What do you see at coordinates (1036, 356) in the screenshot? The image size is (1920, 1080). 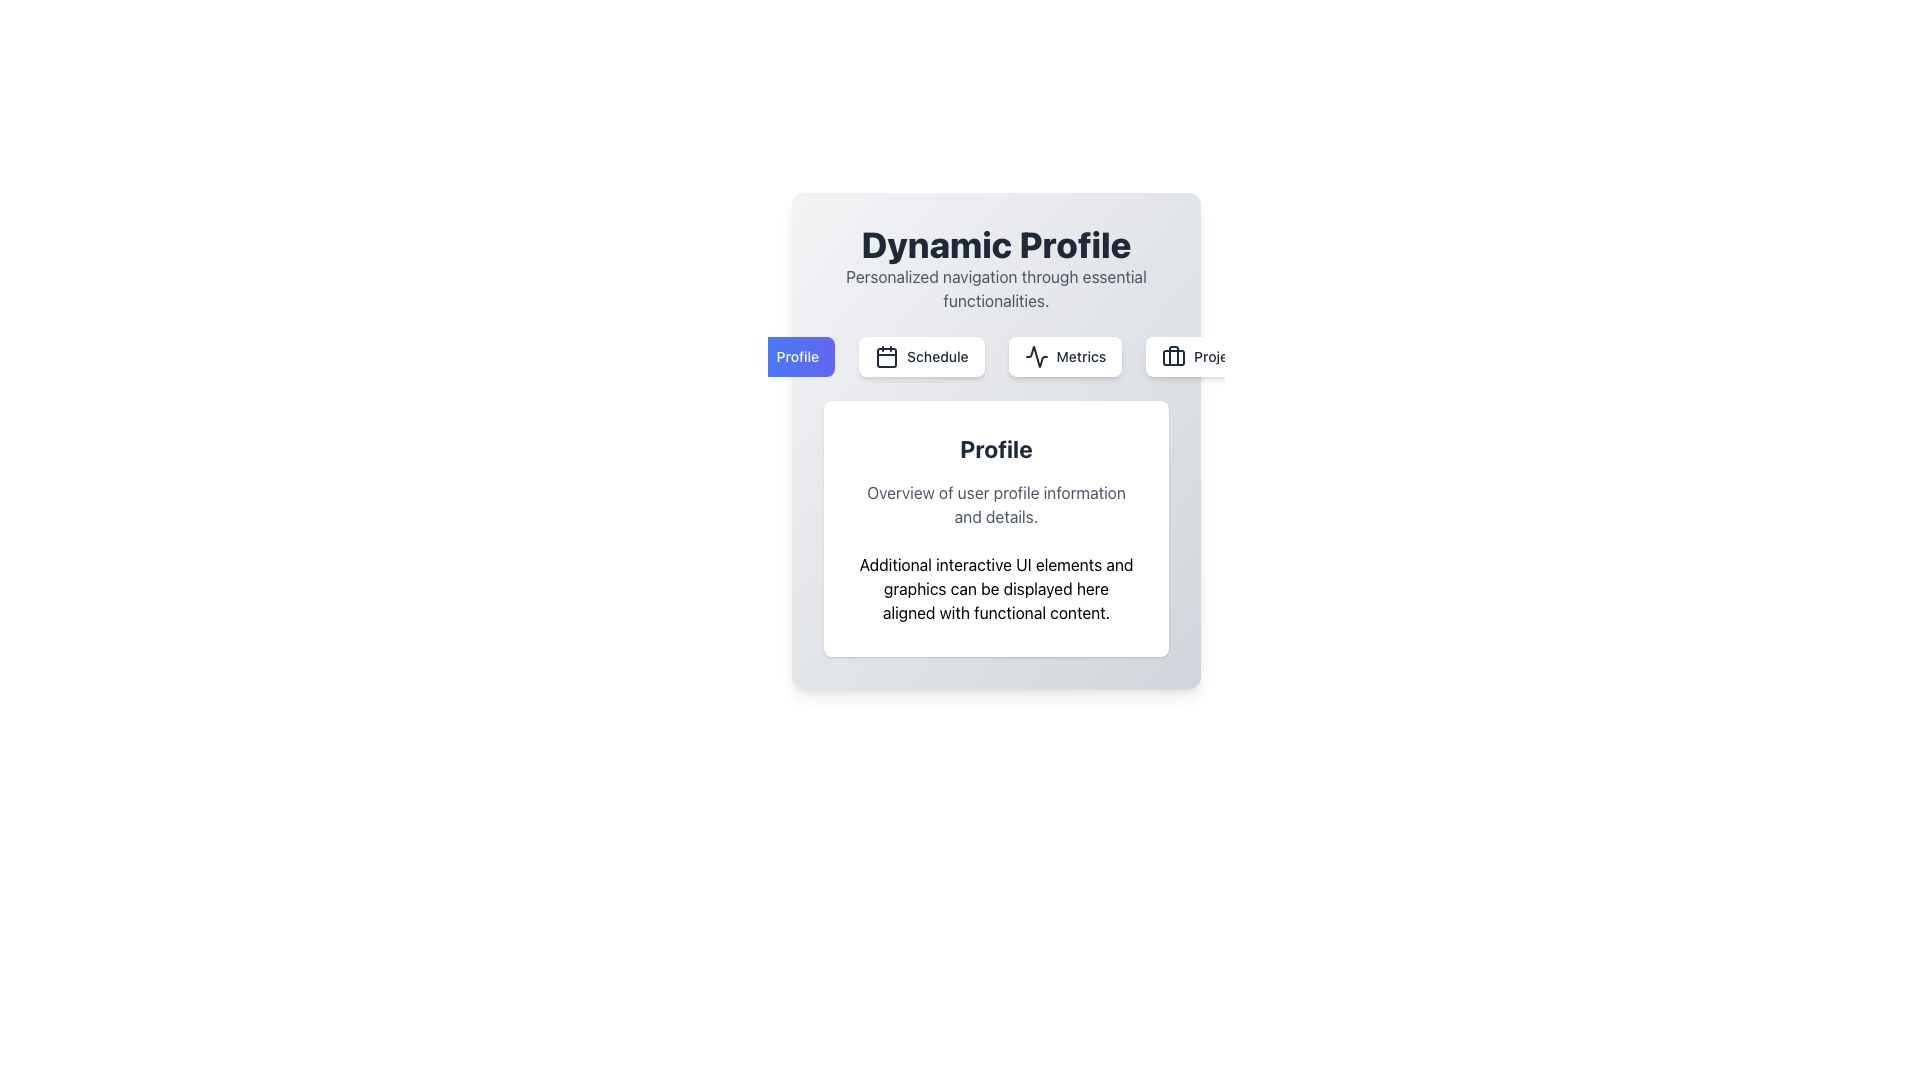 I see `the 'Metrics' icon in the navigation bar located near the top-center of the 'Dynamic Profile' content card` at bounding box center [1036, 356].